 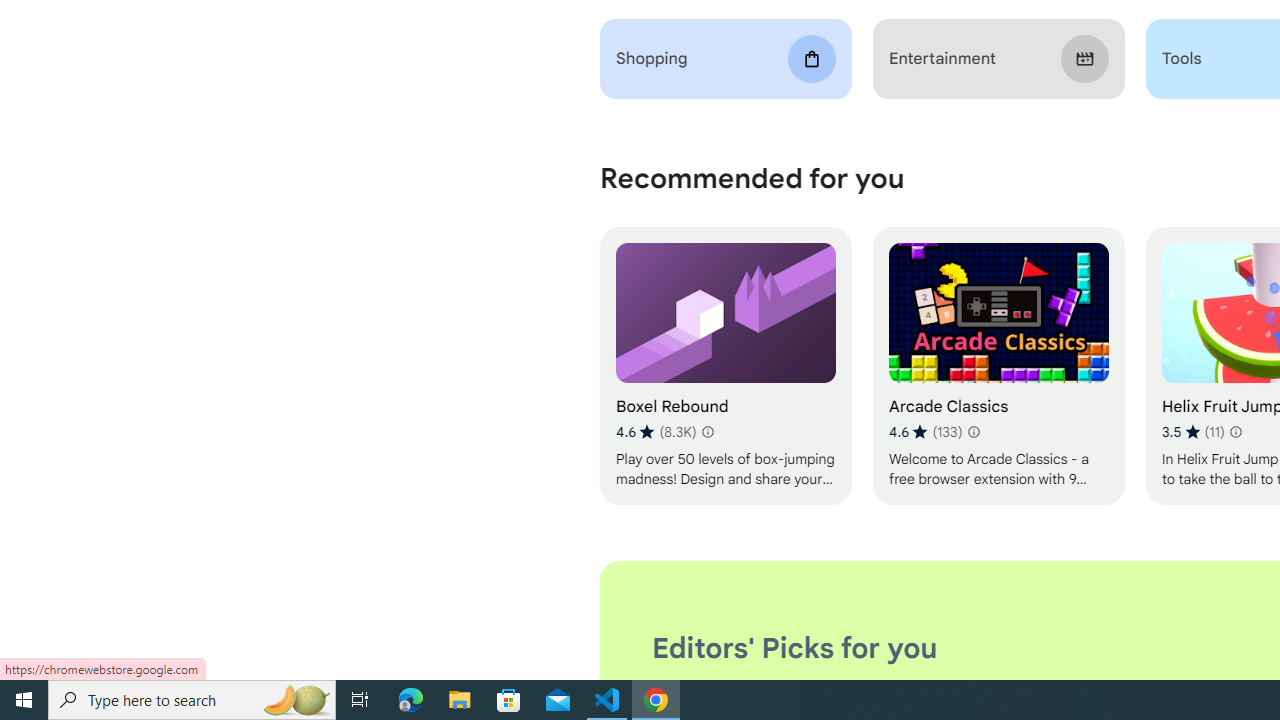 What do you see at coordinates (724, 58) in the screenshot?
I see `'Shopping'` at bounding box center [724, 58].